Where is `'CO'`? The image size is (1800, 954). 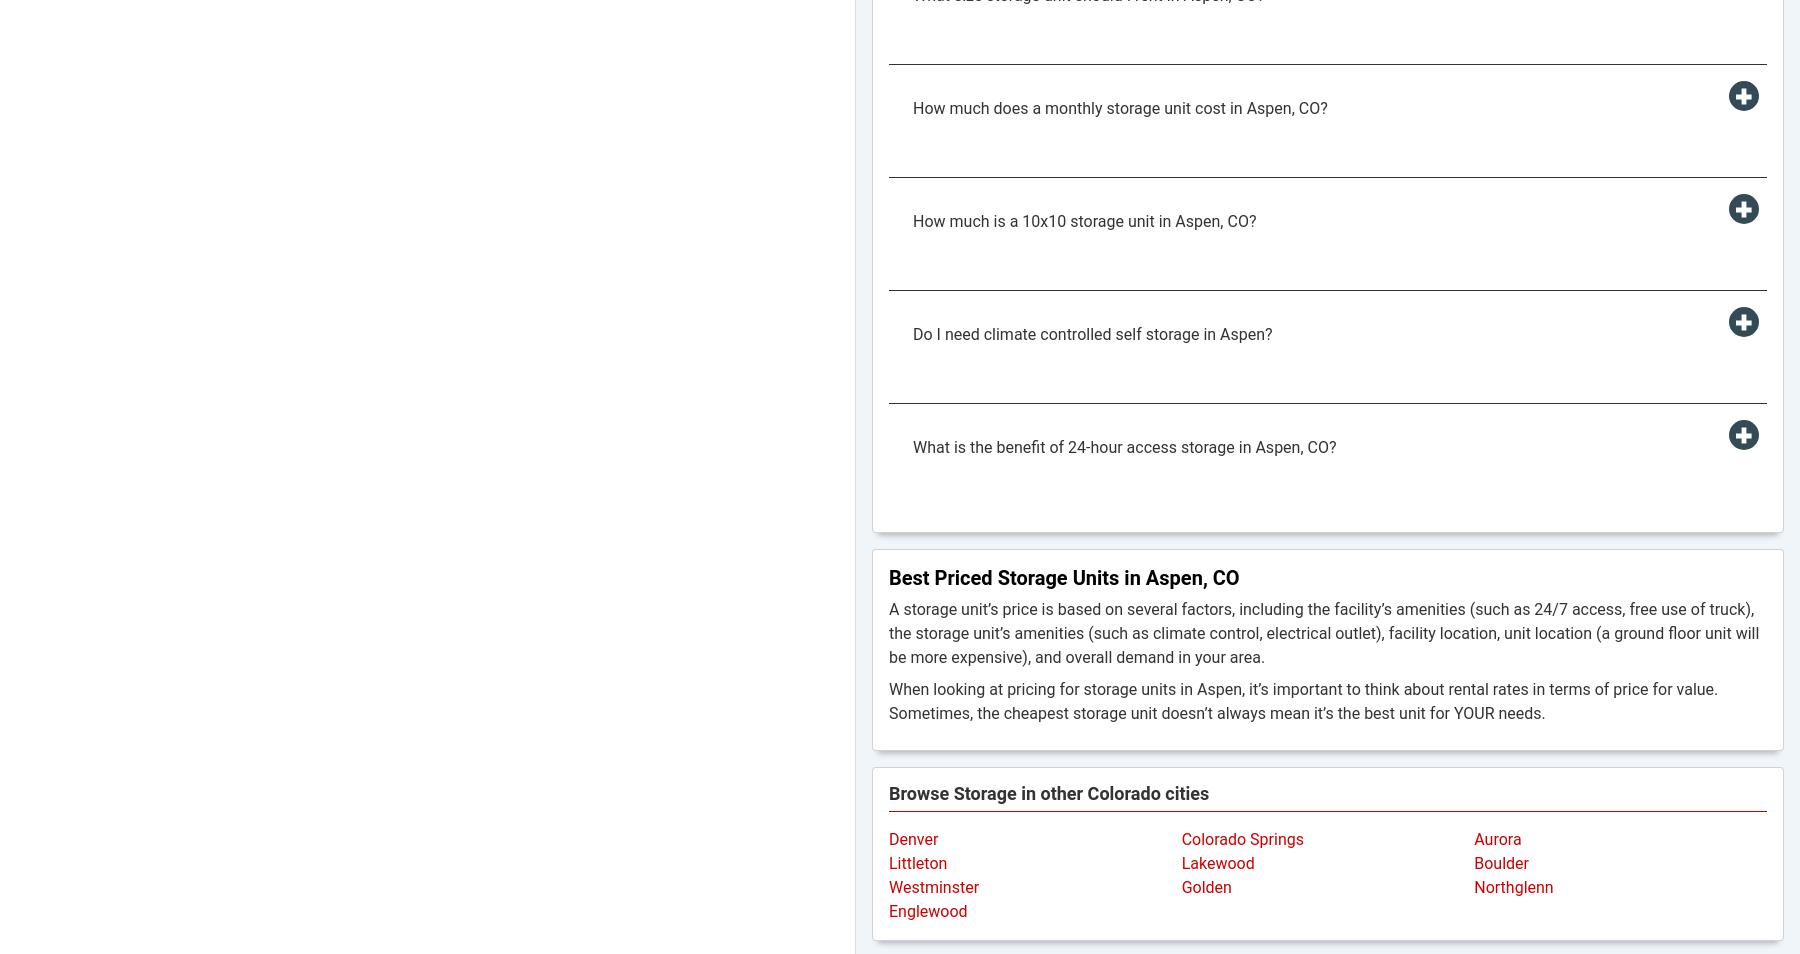 'CO' is located at coordinates (1224, 577).